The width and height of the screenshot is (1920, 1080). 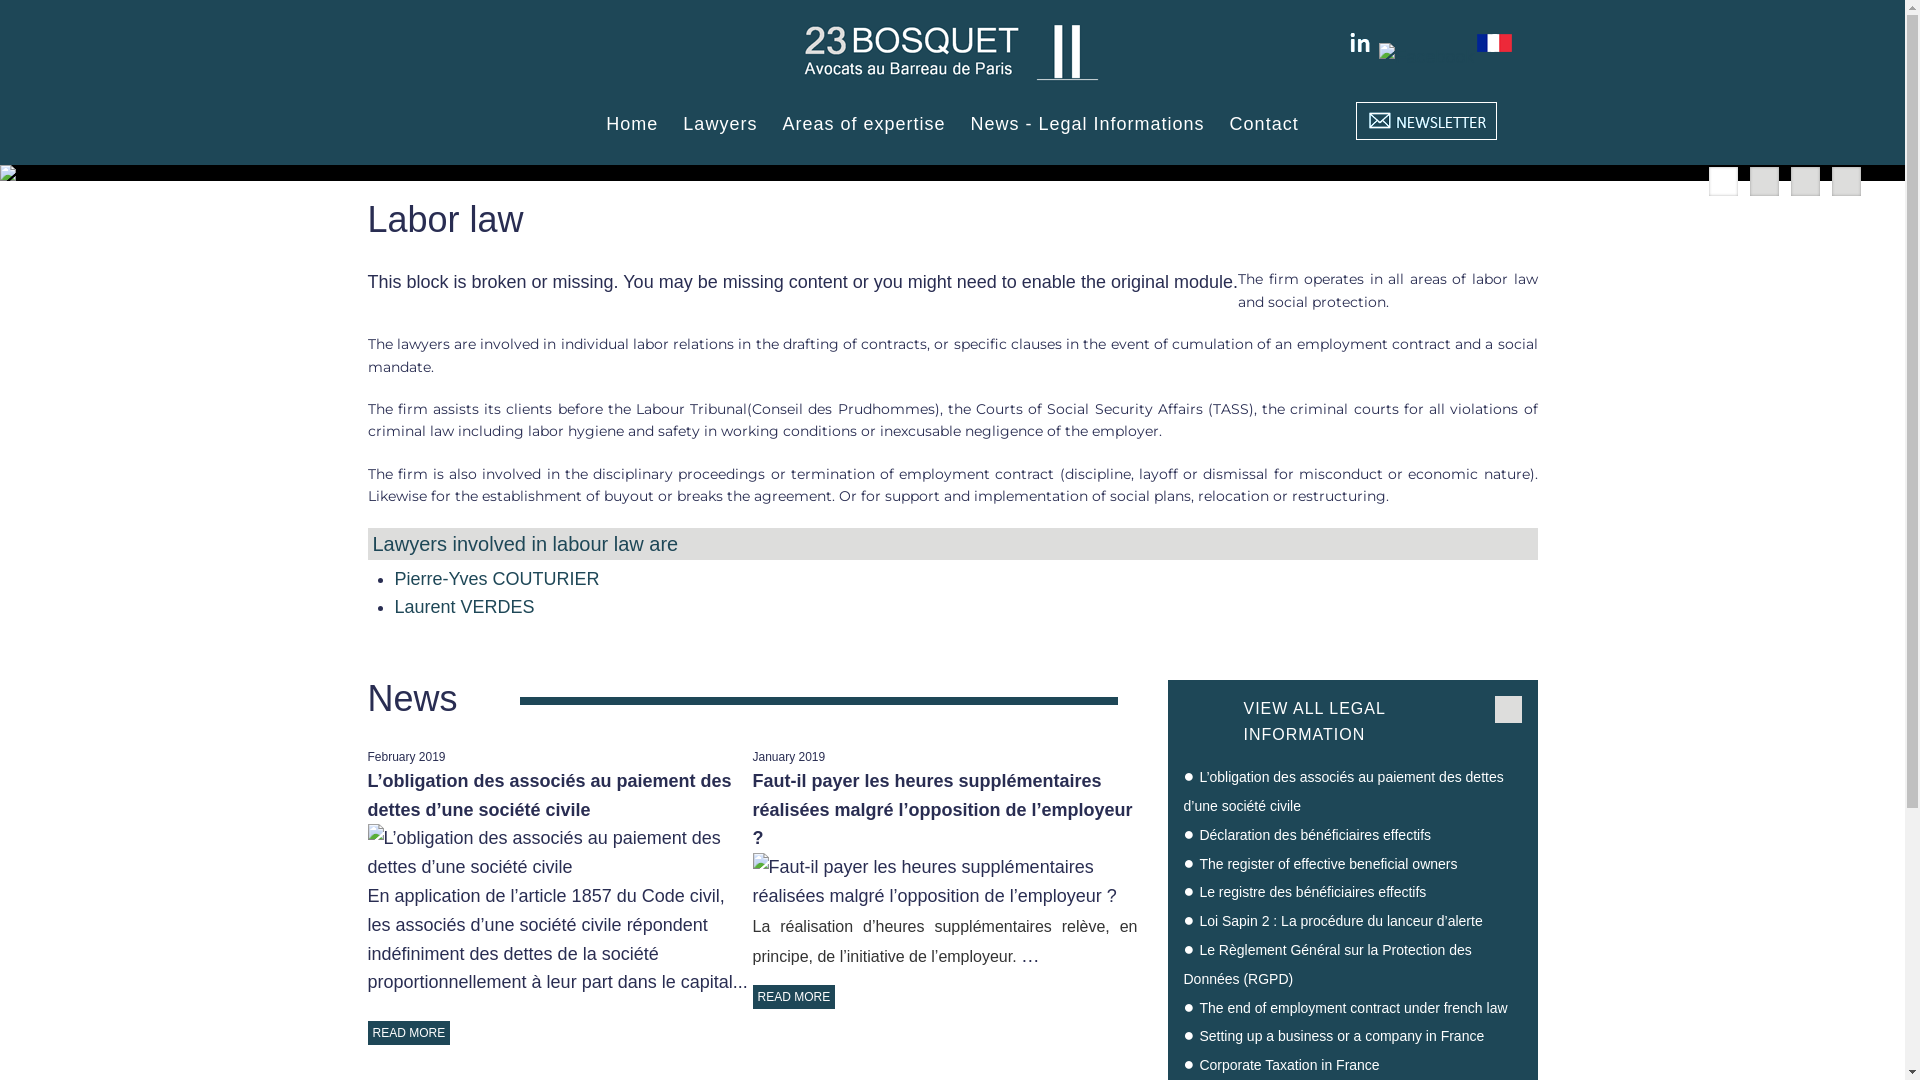 I want to click on 'Contact', so click(x=1218, y=124).